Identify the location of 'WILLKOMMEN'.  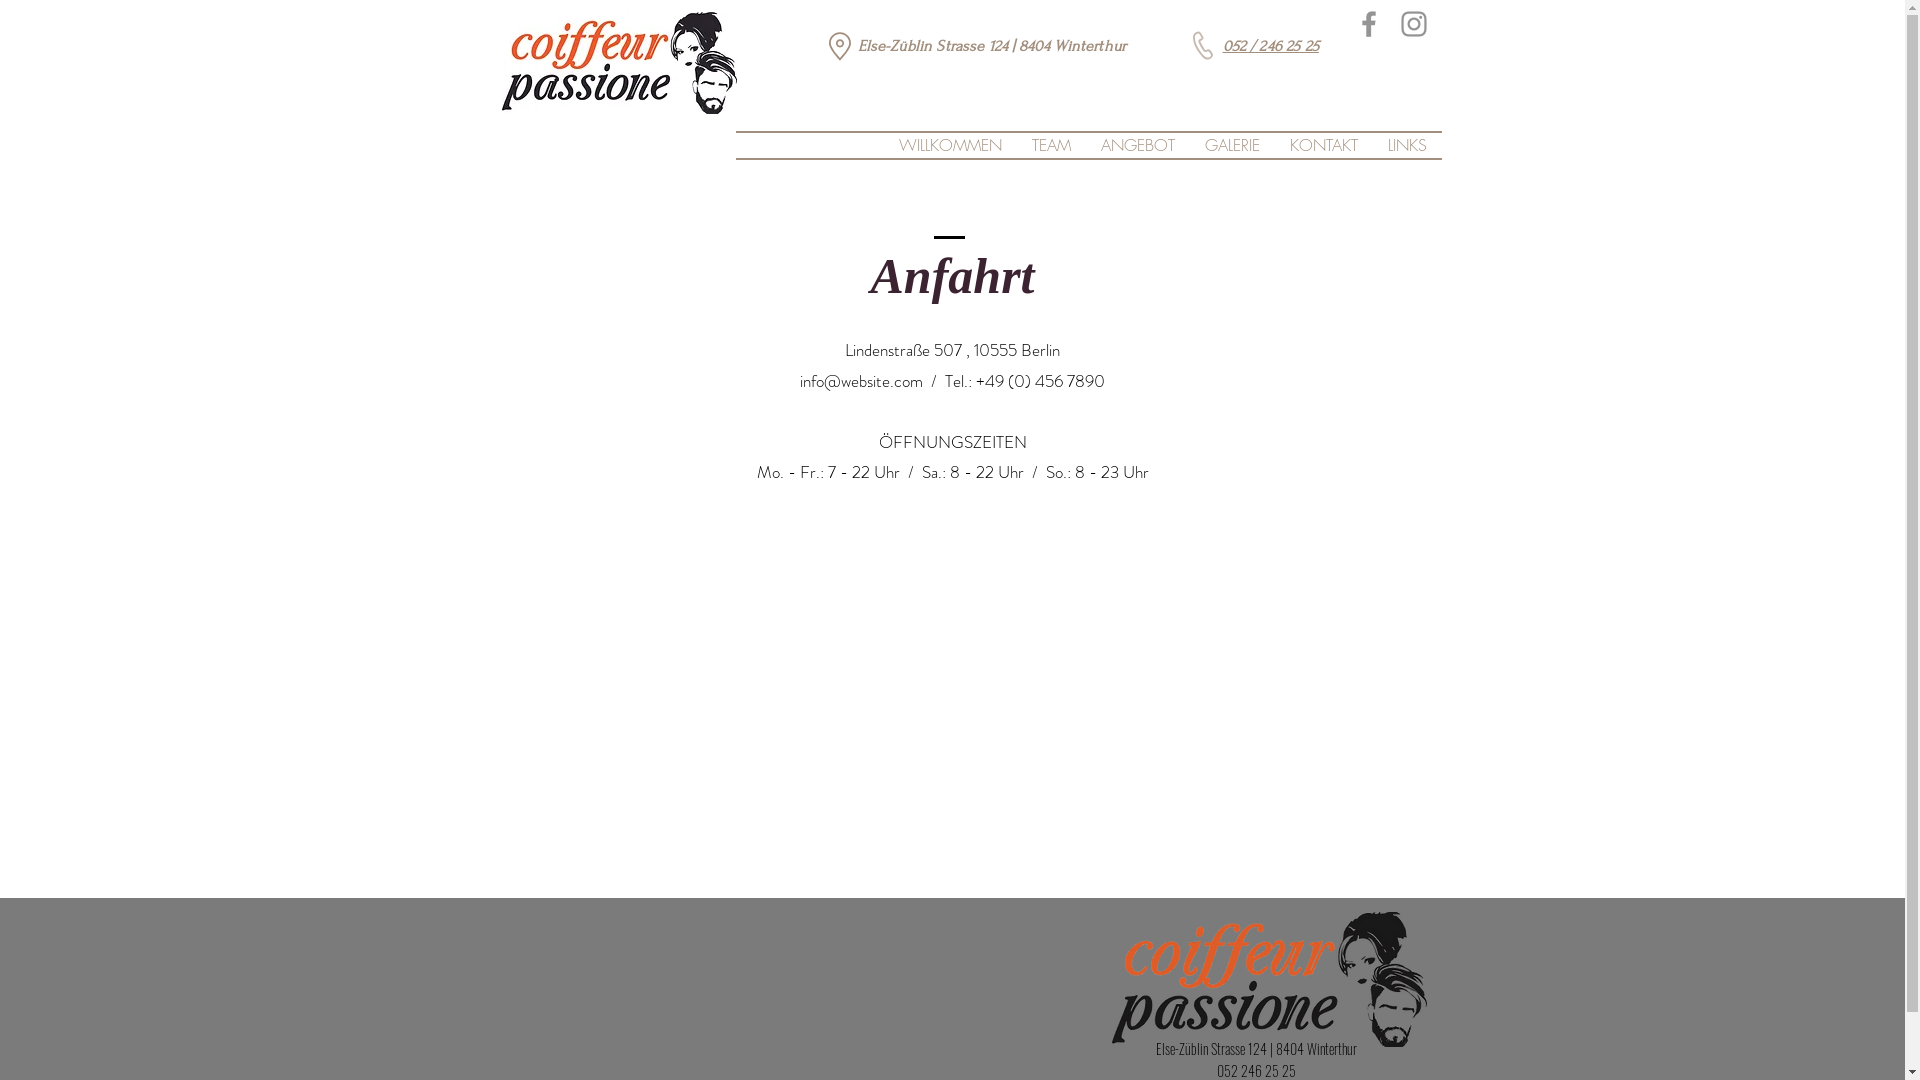
(949, 144).